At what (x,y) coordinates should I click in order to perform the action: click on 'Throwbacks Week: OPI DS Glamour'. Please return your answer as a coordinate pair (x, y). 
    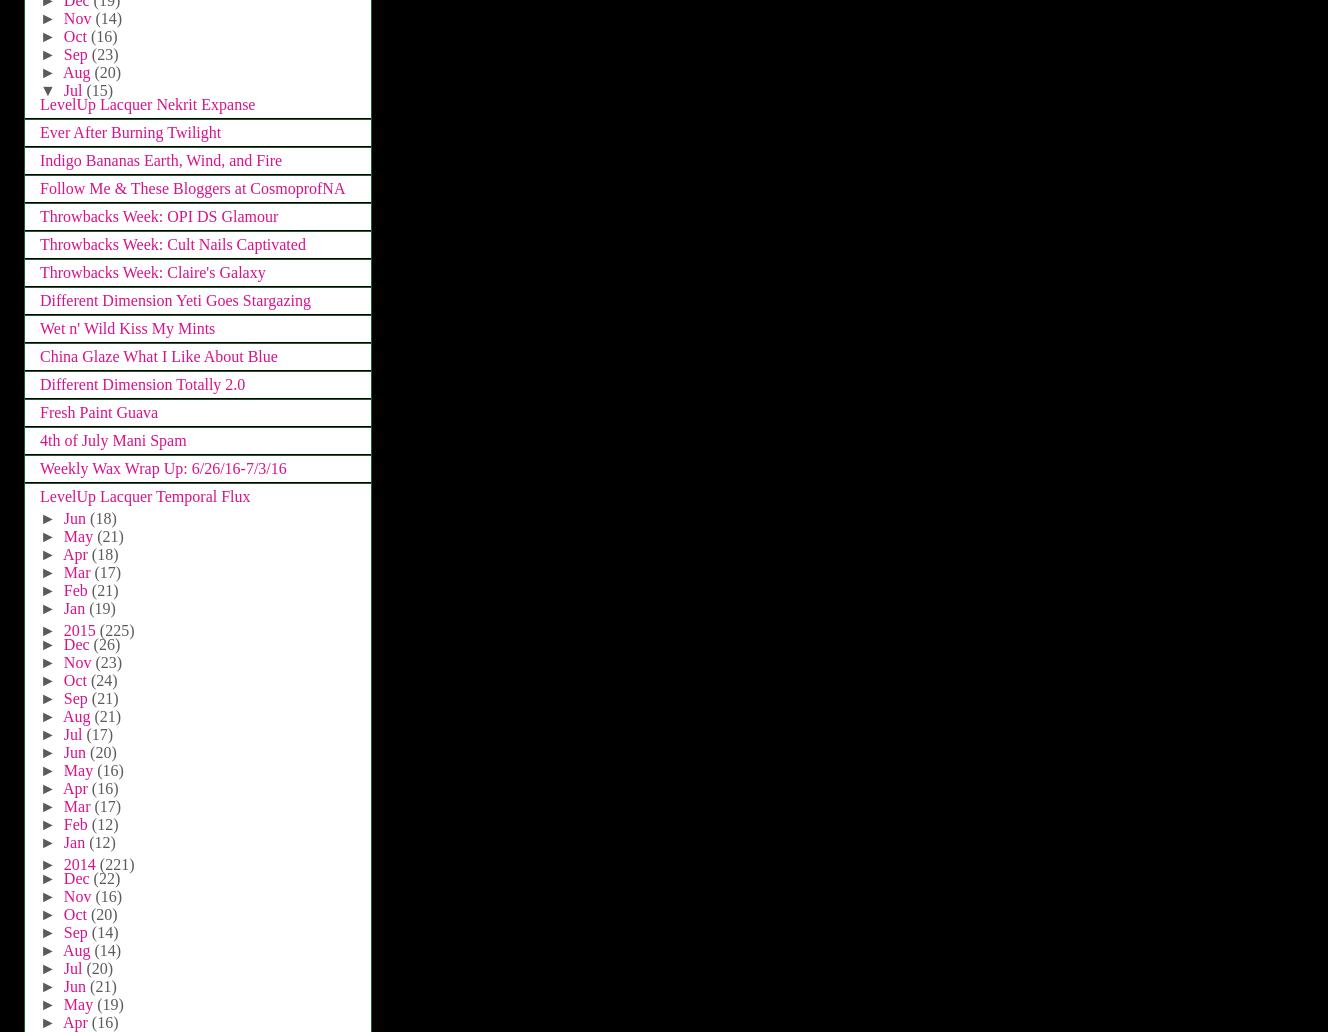
    Looking at the image, I should click on (157, 215).